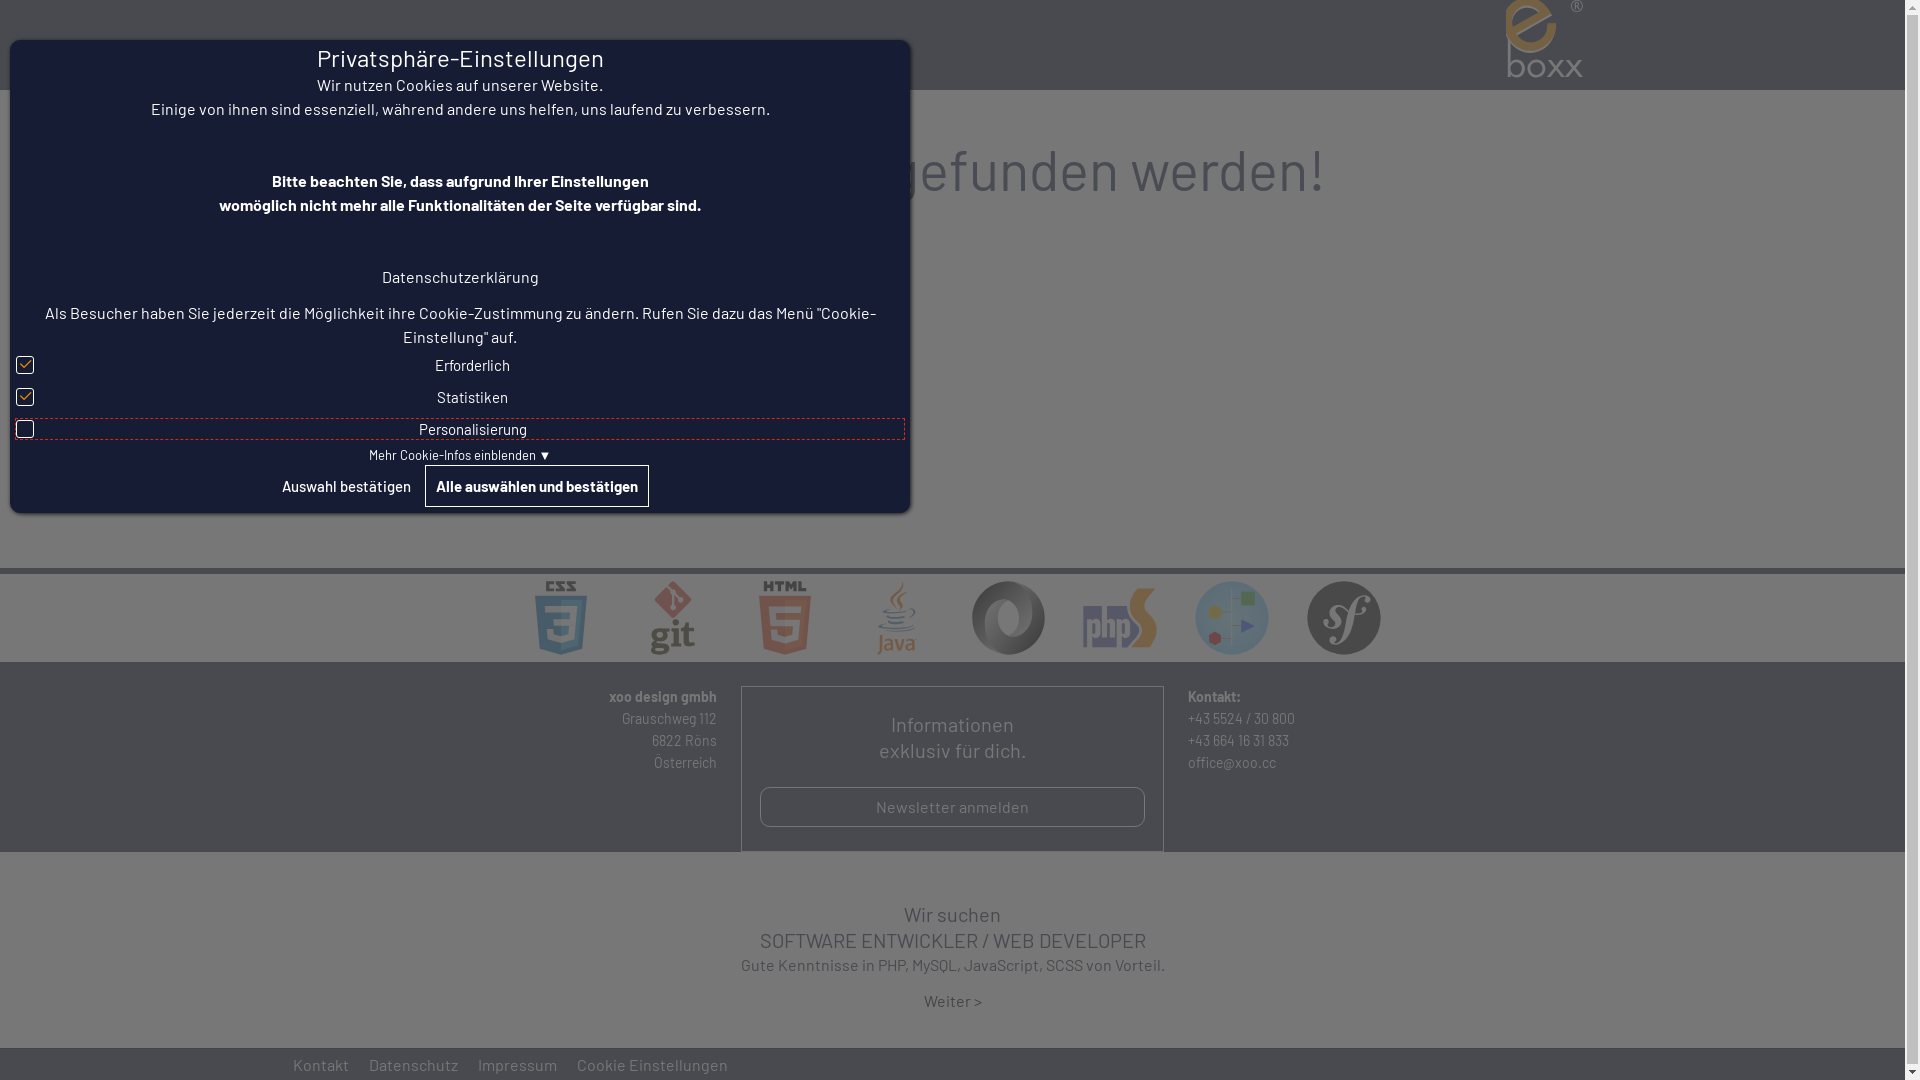 The height and width of the screenshot is (1080, 1920). What do you see at coordinates (1231, 762) in the screenshot?
I see `'office@xoo.cc'` at bounding box center [1231, 762].